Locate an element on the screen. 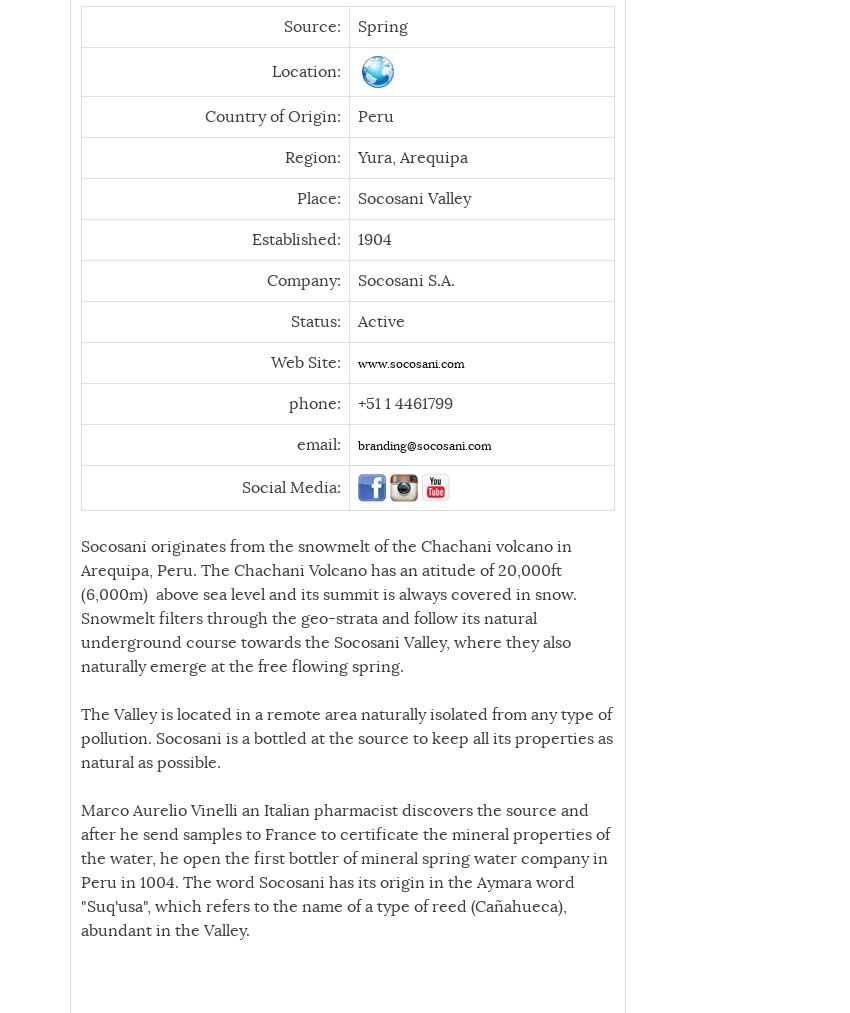 This screenshot has width=850, height=1013. 'Company:' is located at coordinates (267, 278).